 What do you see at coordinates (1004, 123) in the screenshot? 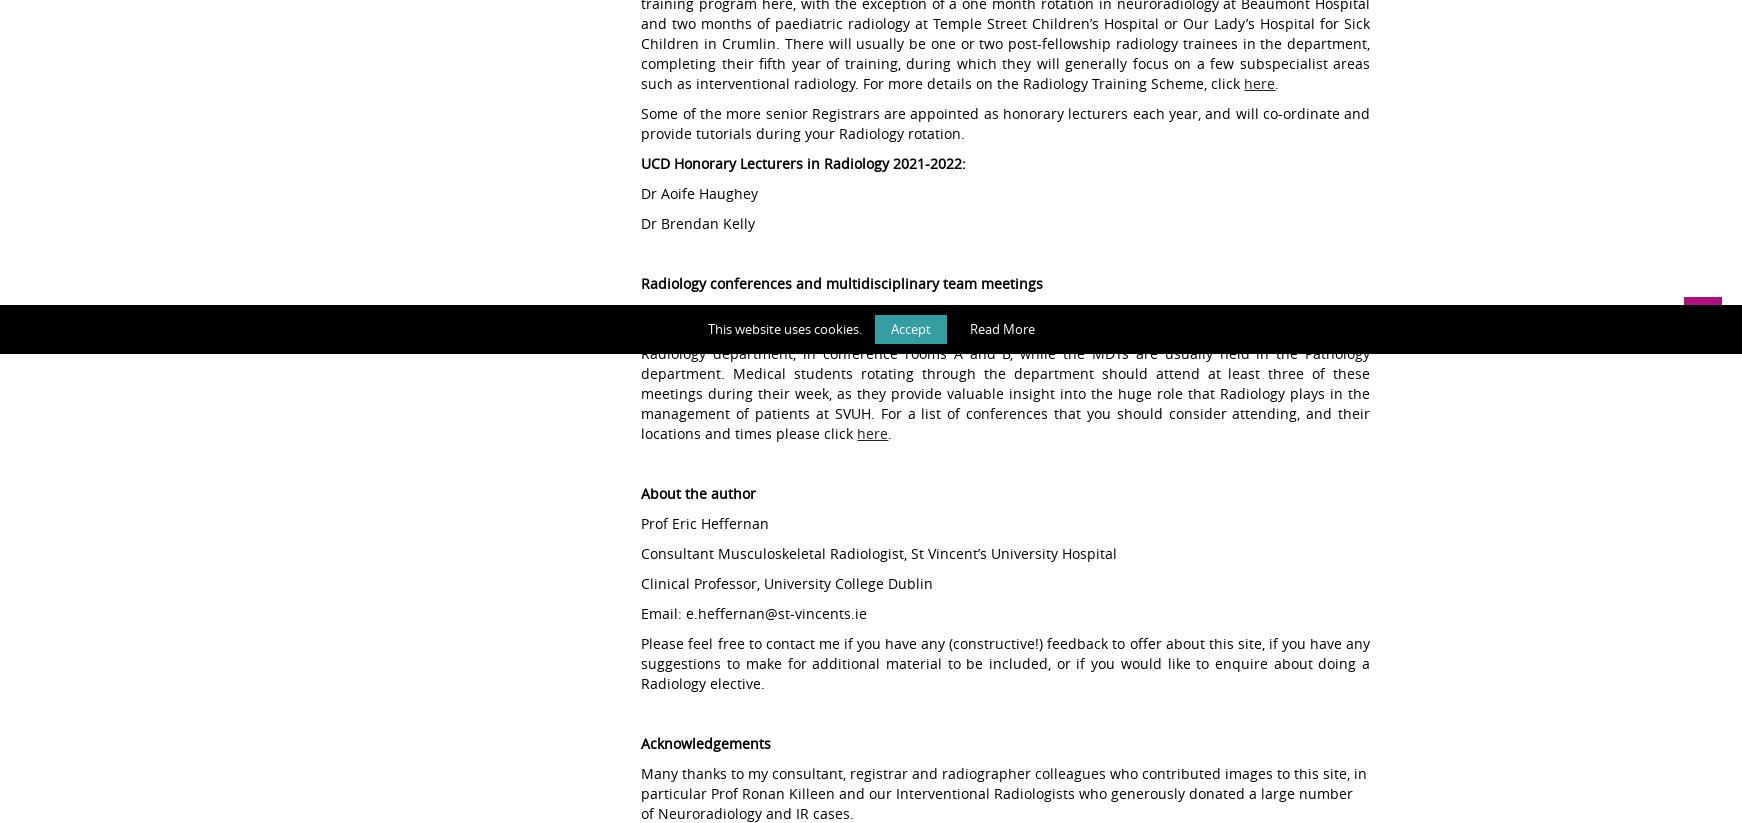
I see `'Some of the more senior Registrars are appointed as honorary lecturers each year, and will co-ordinate and provide tutorials during your Radiology rotation.'` at bounding box center [1004, 123].